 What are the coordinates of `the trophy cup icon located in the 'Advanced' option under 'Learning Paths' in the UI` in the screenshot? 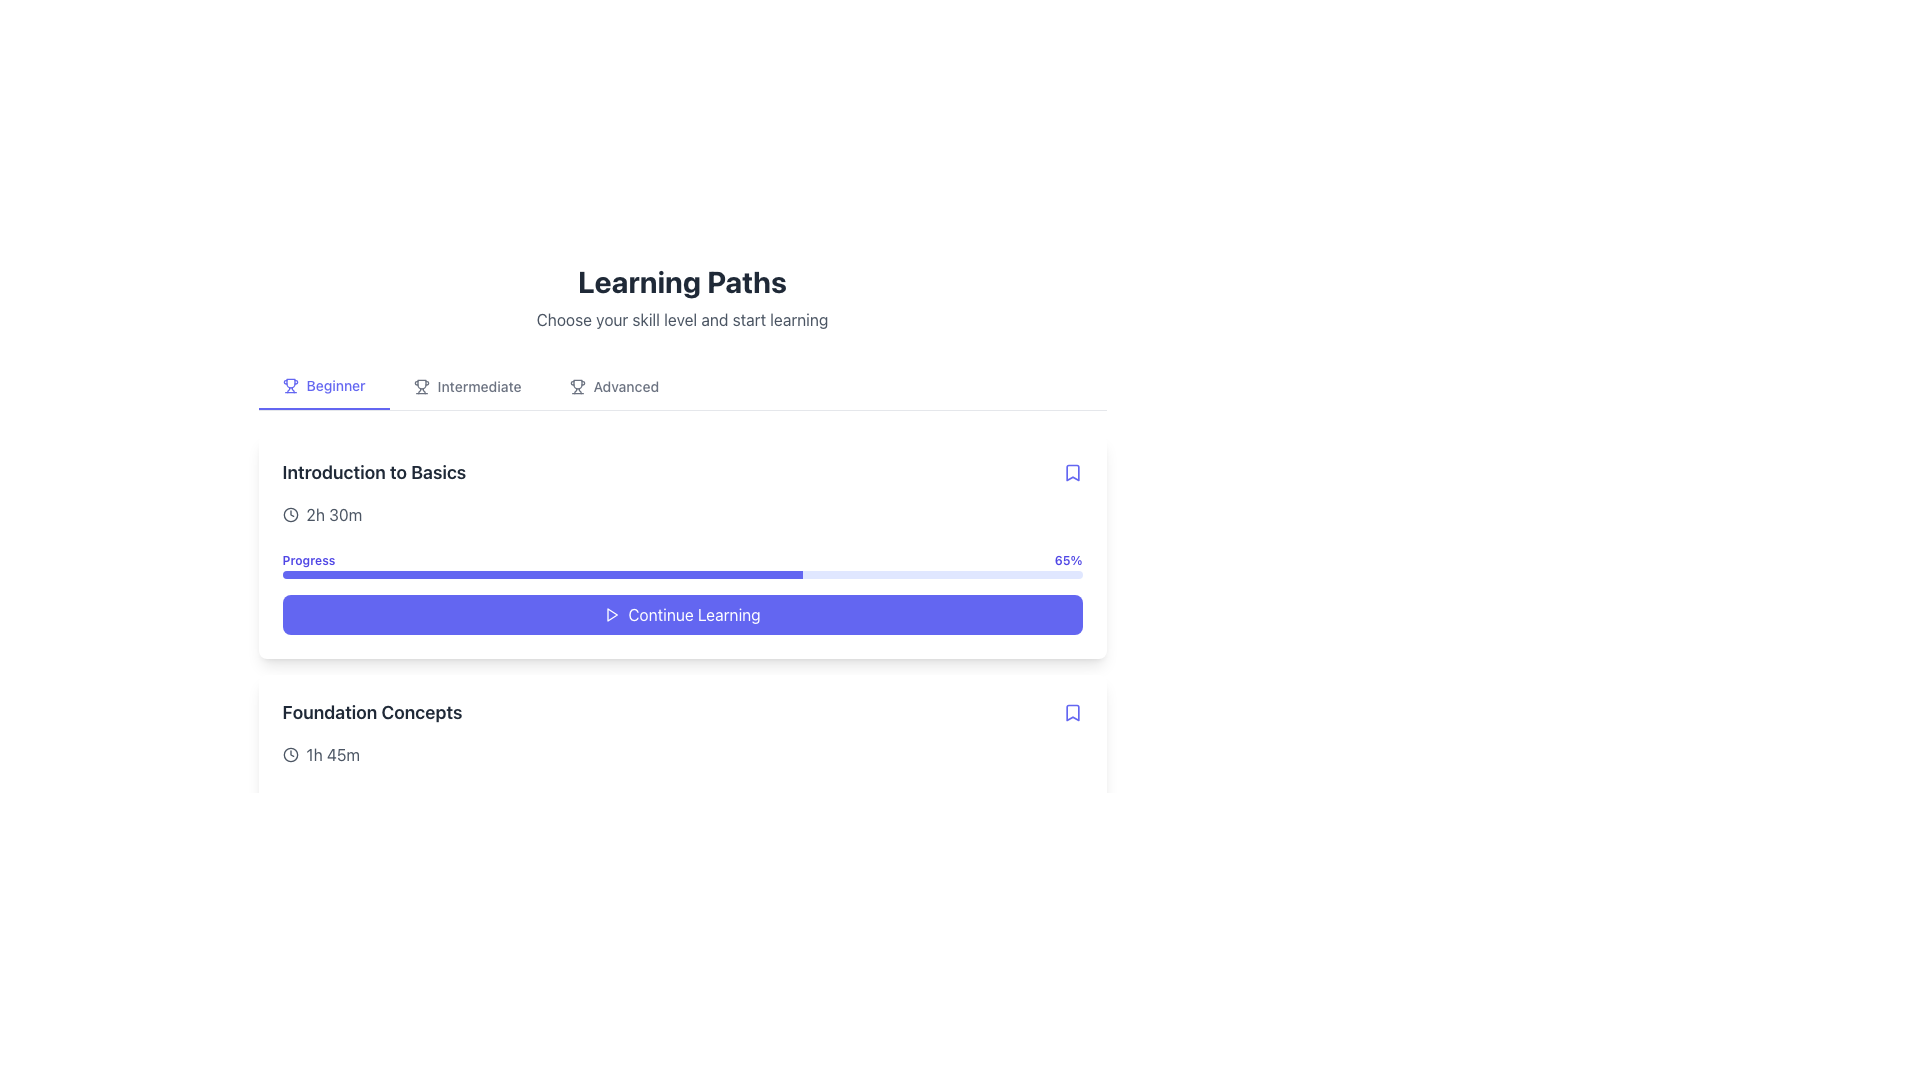 It's located at (576, 384).